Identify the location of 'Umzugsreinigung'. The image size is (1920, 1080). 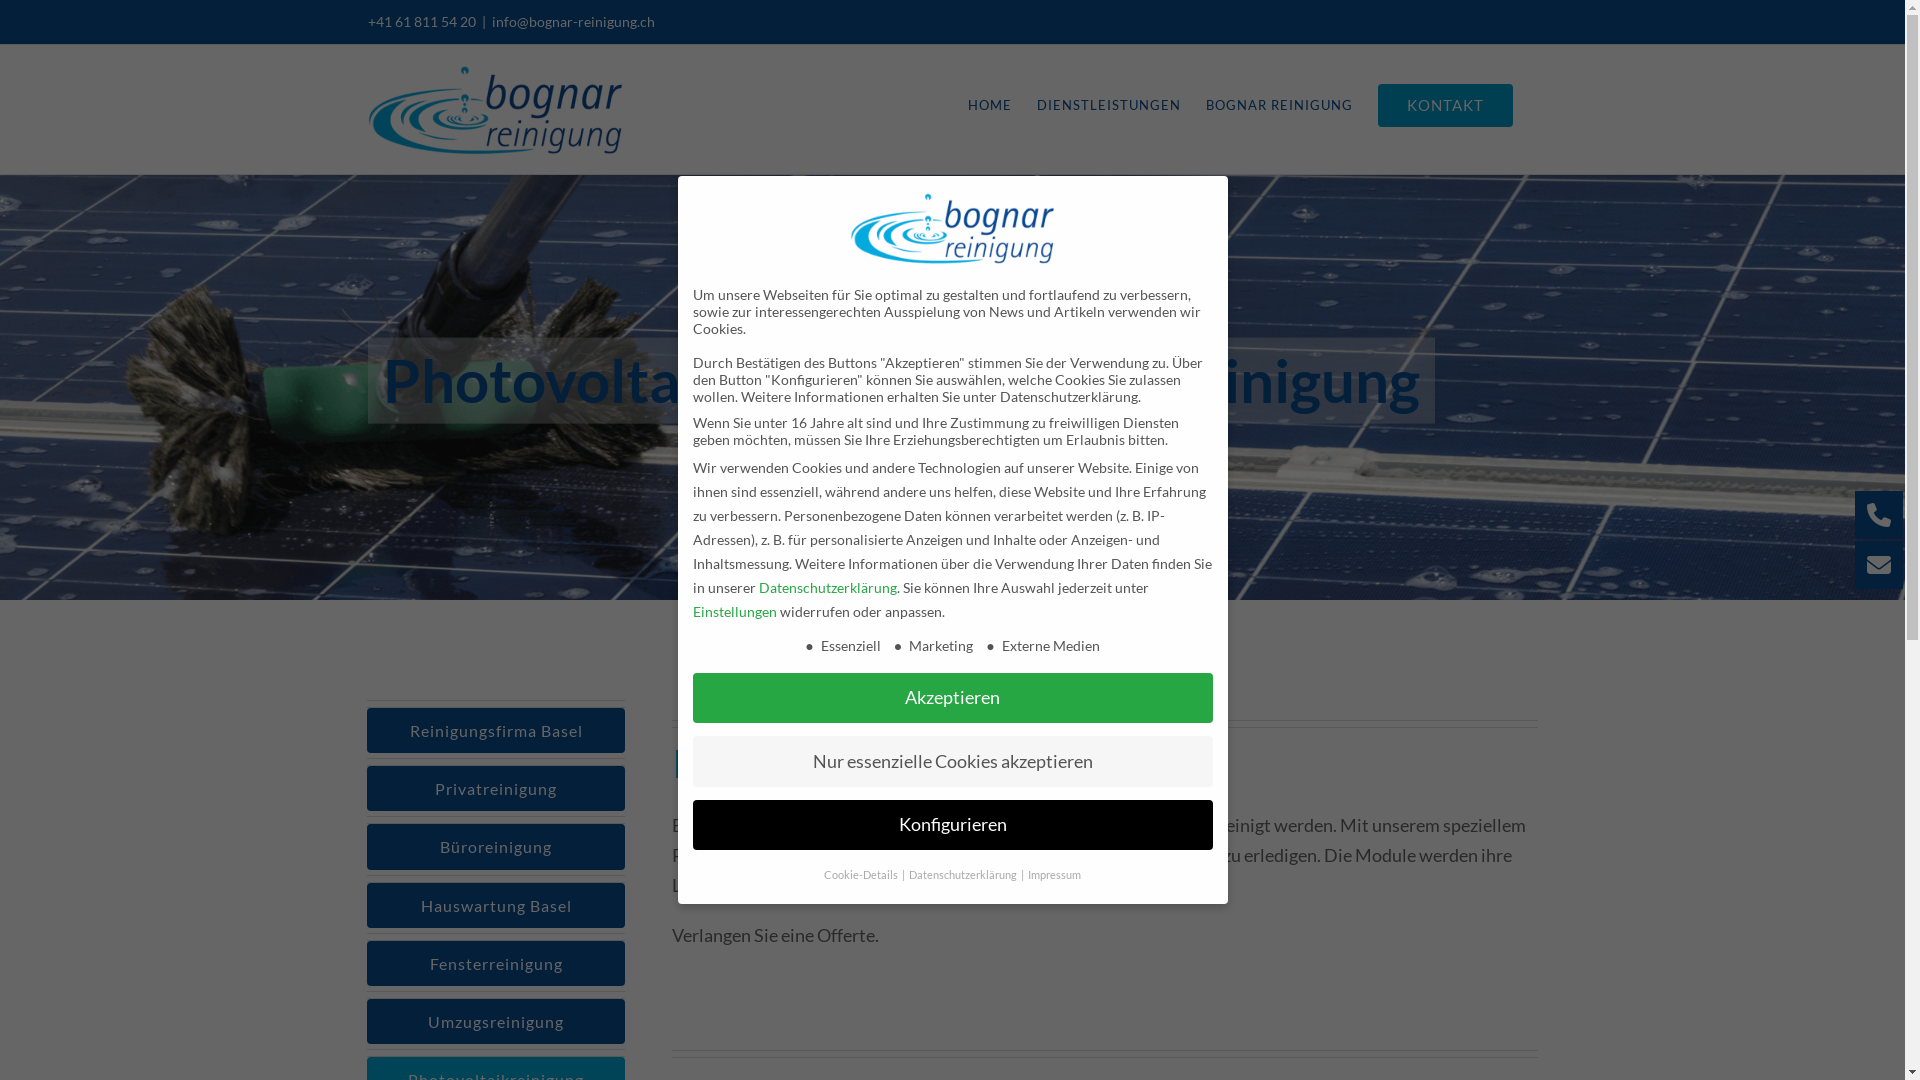
(495, 1021).